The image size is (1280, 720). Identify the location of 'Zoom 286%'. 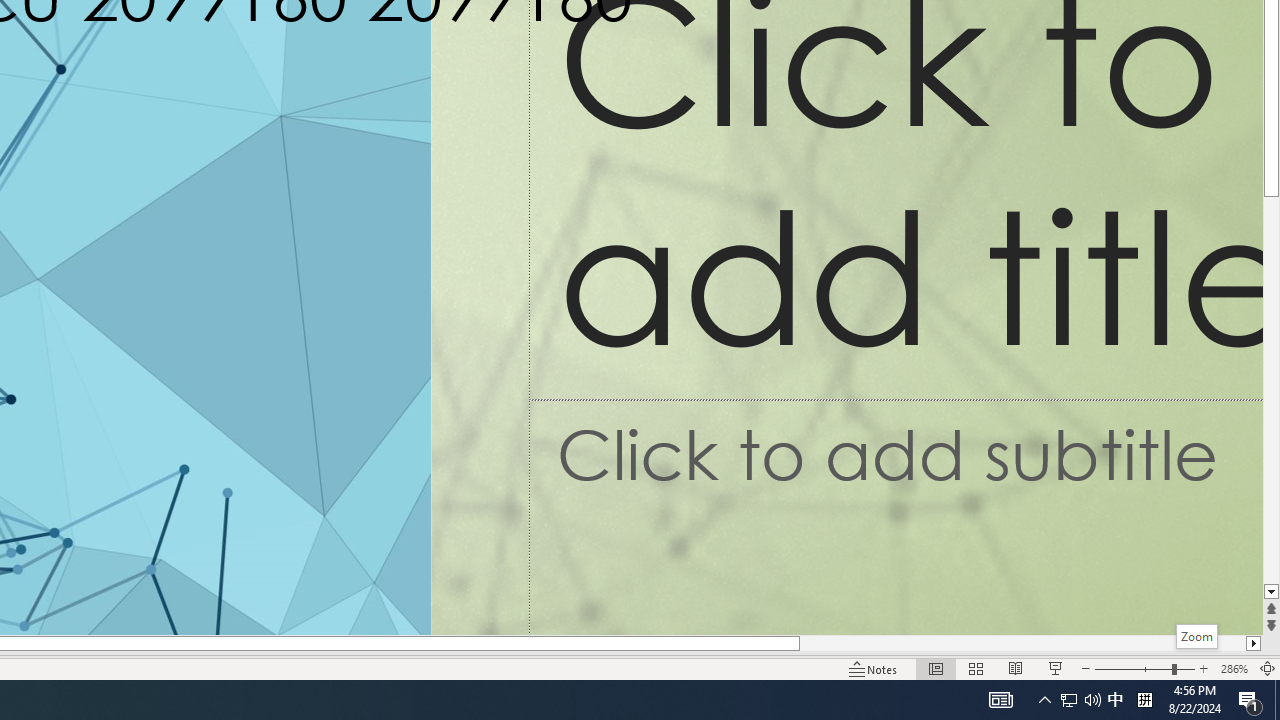
(1233, 669).